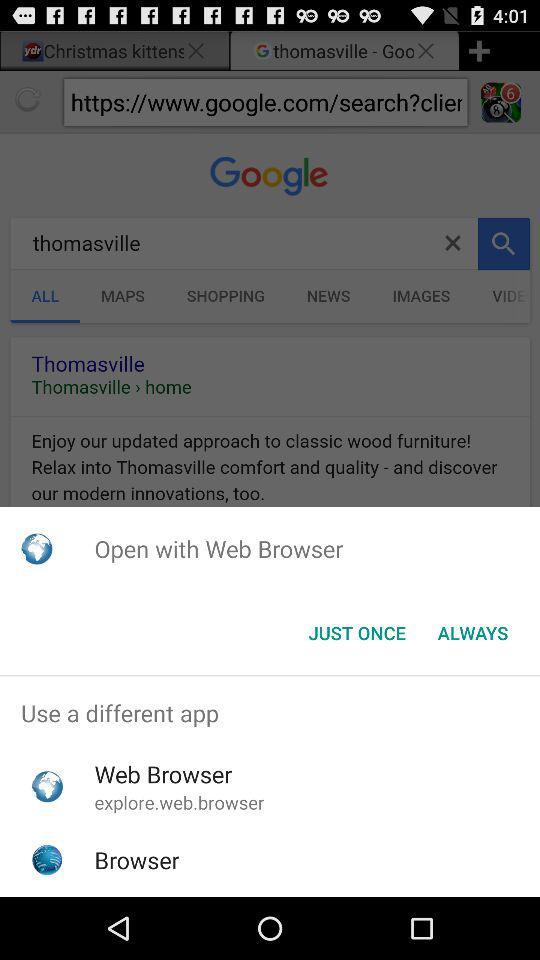 The image size is (540, 960). What do you see at coordinates (356, 632) in the screenshot?
I see `the just once button` at bounding box center [356, 632].